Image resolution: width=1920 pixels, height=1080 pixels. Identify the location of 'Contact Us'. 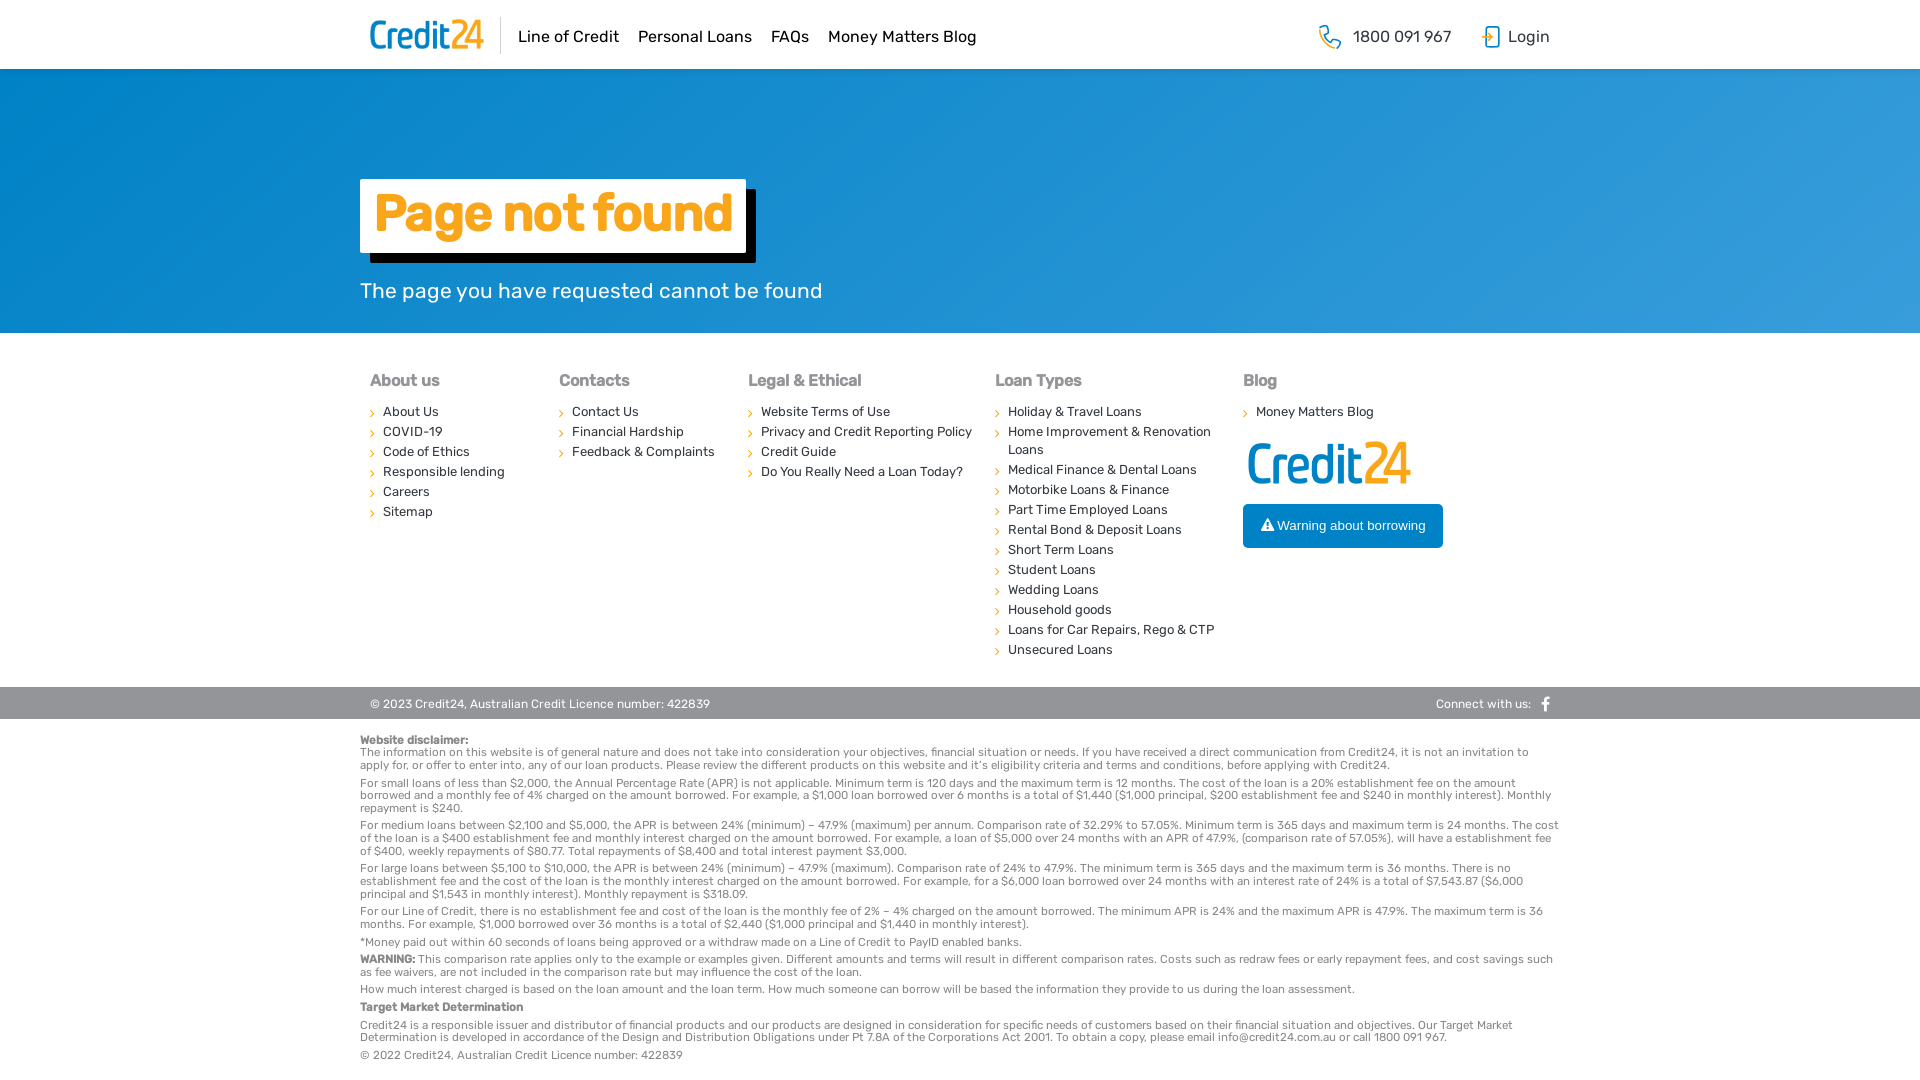
(641, 411).